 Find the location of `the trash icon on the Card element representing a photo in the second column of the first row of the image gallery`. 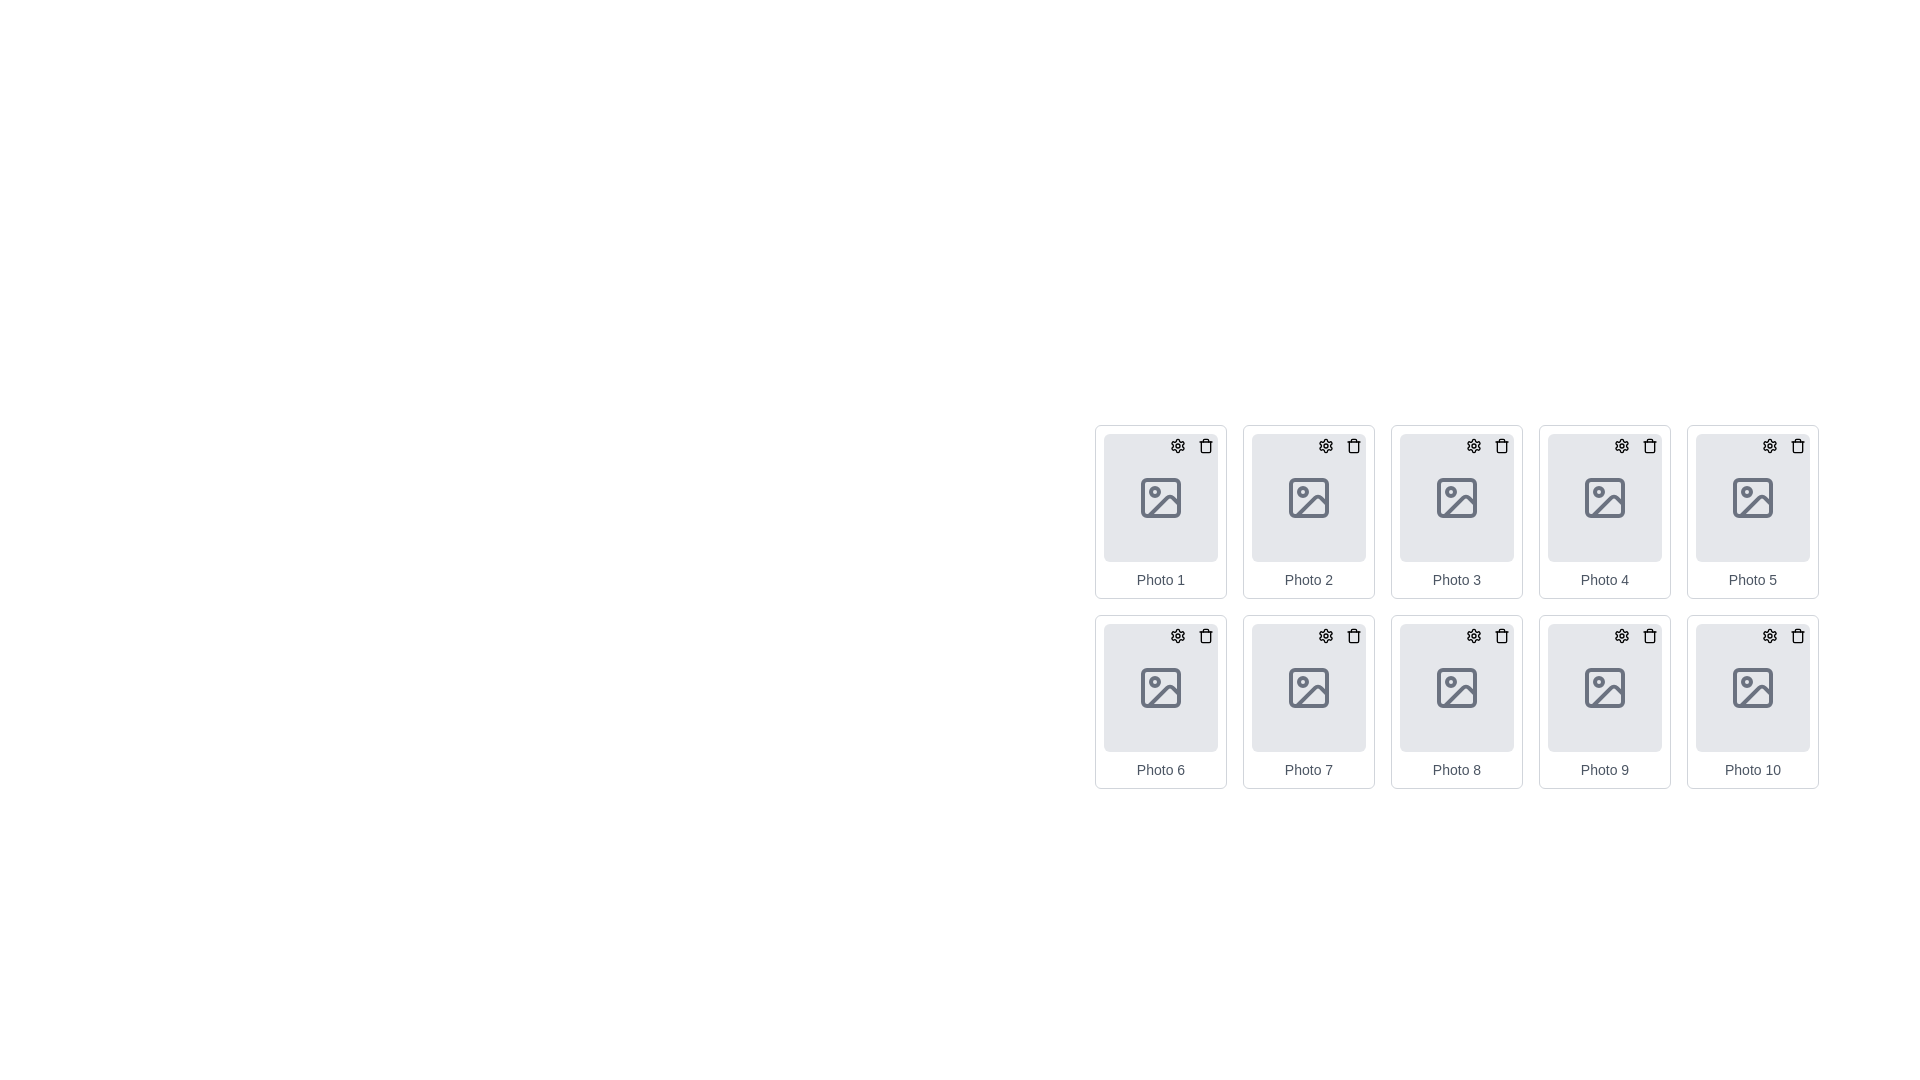

the trash icon on the Card element representing a photo in the second column of the first row of the image gallery is located at coordinates (1309, 511).